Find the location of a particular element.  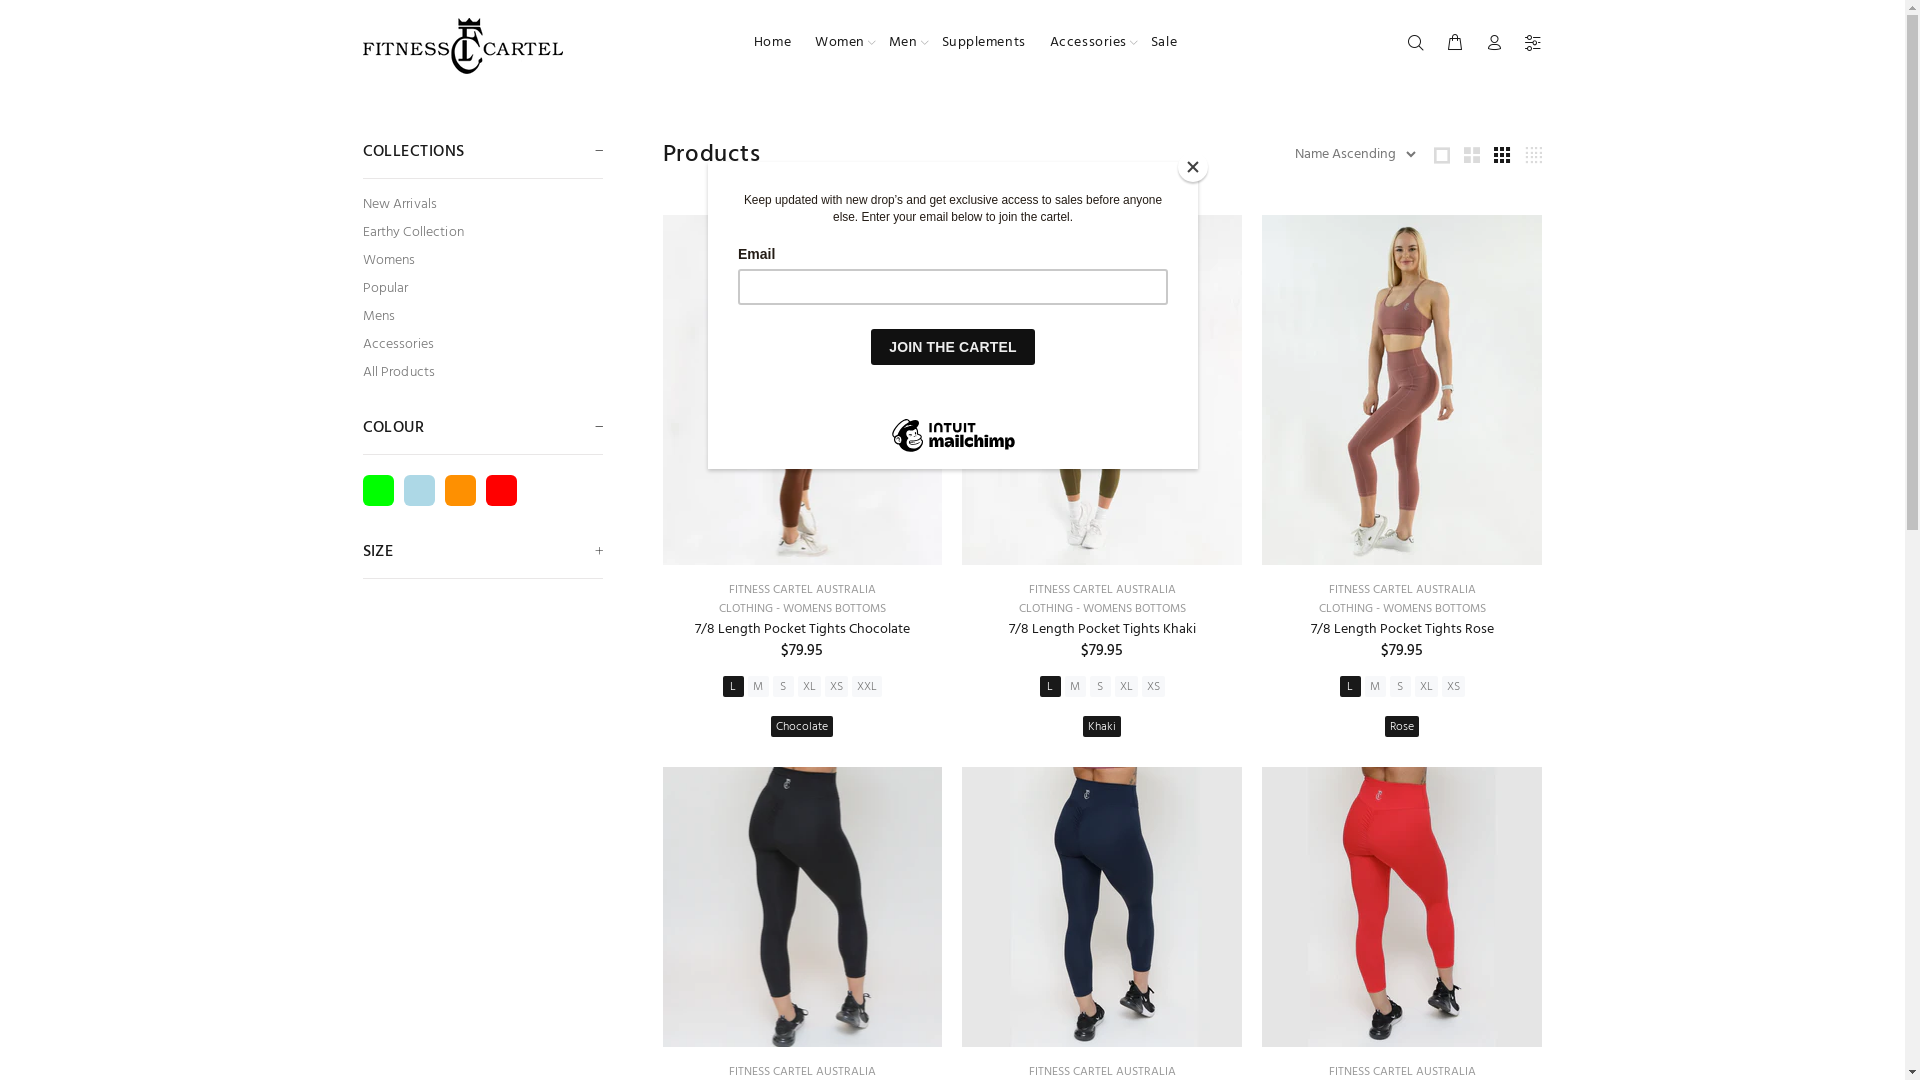

'Men' is located at coordinates (902, 42).